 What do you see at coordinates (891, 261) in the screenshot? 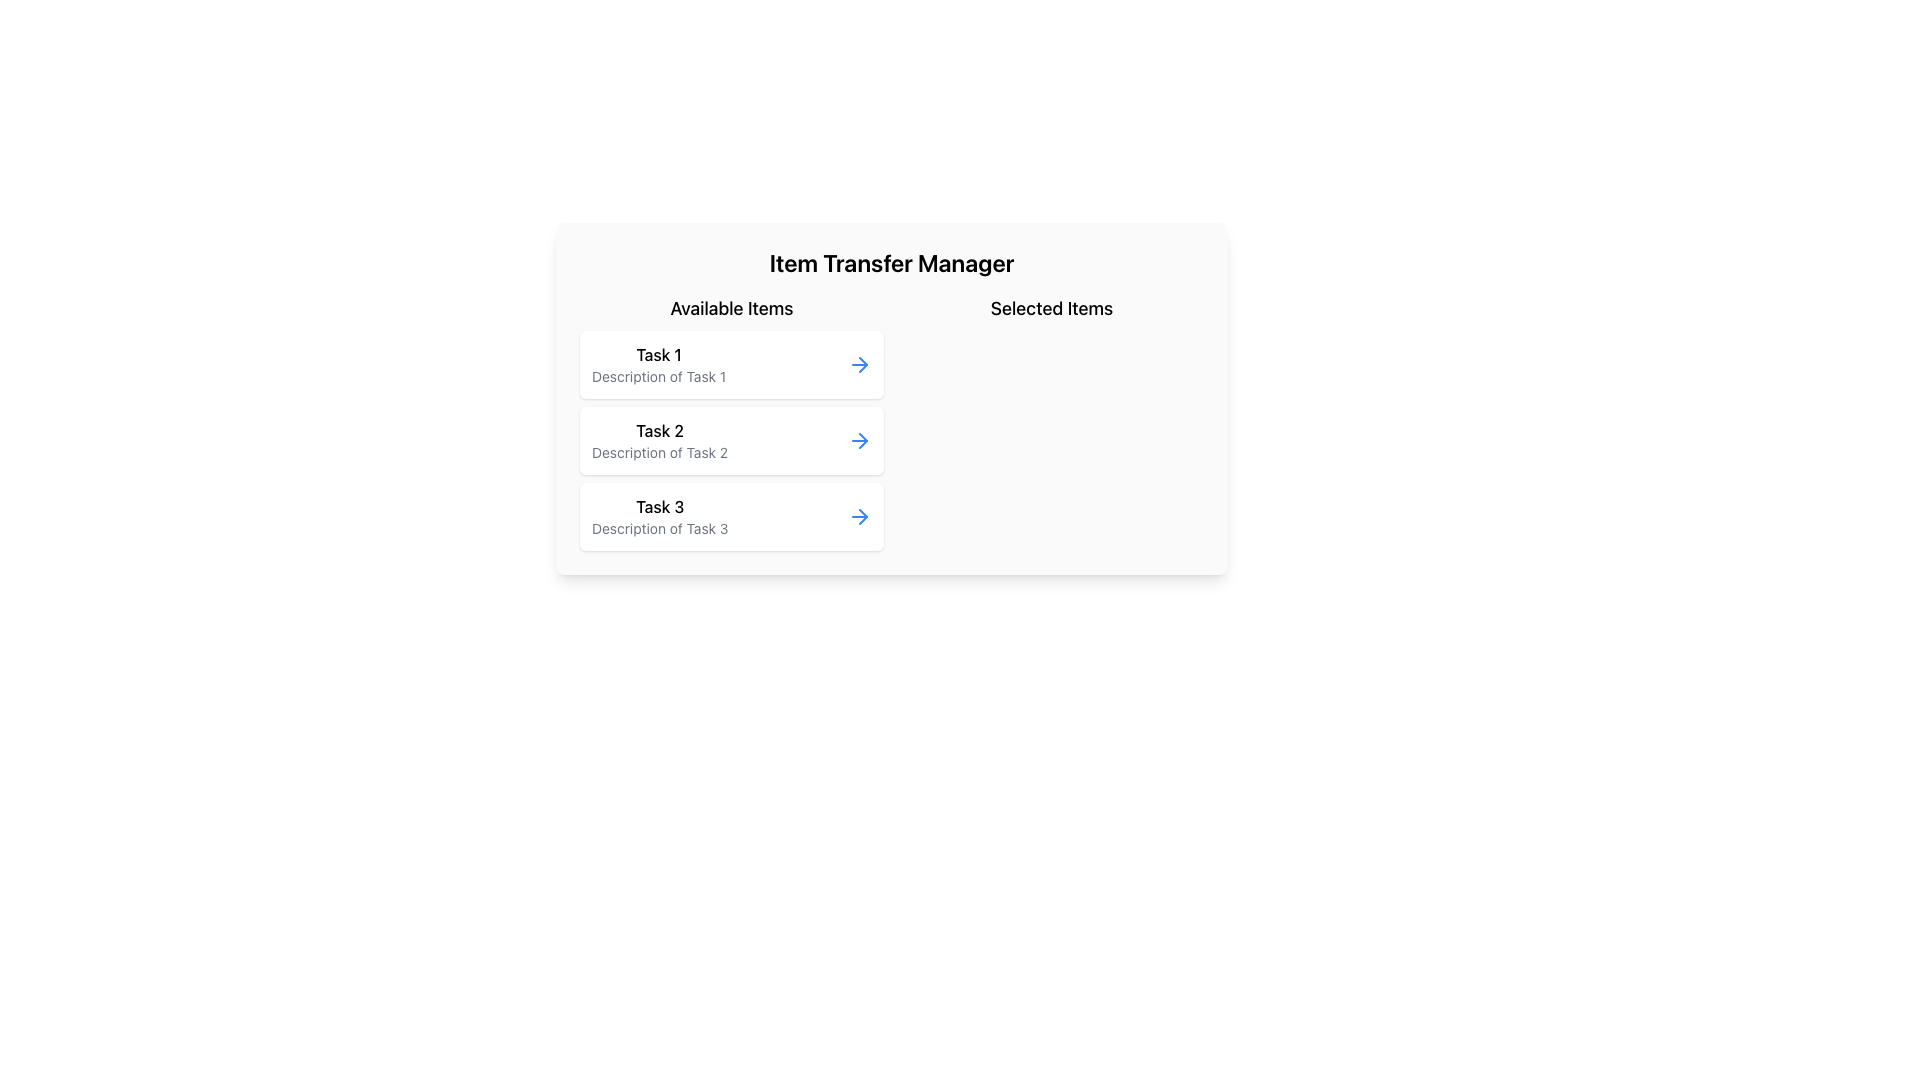
I see `text of the heading titled 'Item Transfer Manager' which is displayed in large, bold font at the top-center of the interface` at bounding box center [891, 261].